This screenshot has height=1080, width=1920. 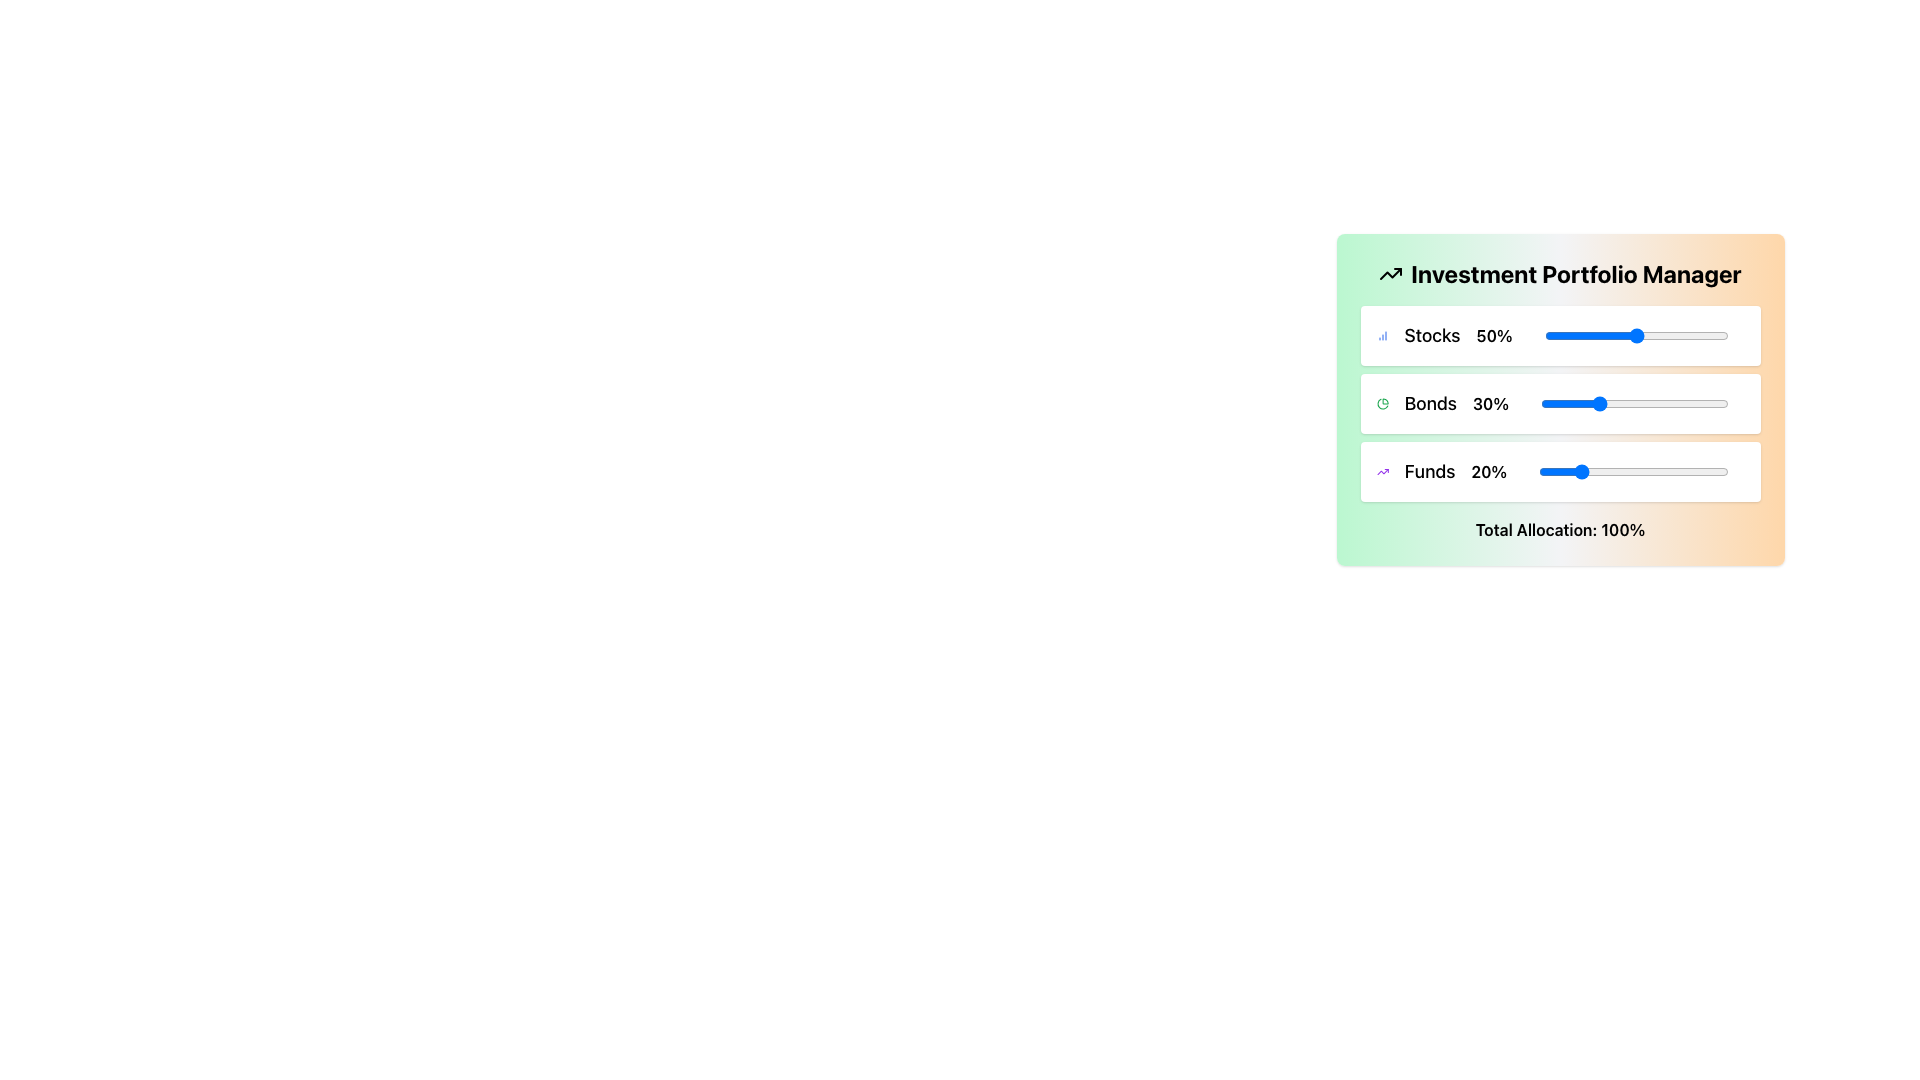 What do you see at coordinates (1429, 471) in the screenshot?
I see `the 'Funds' text label in the investment portfolio manager, which is located in the third row of the allocation list, centrally to the left of the percentage value '20%' and below the 'Bonds' section` at bounding box center [1429, 471].